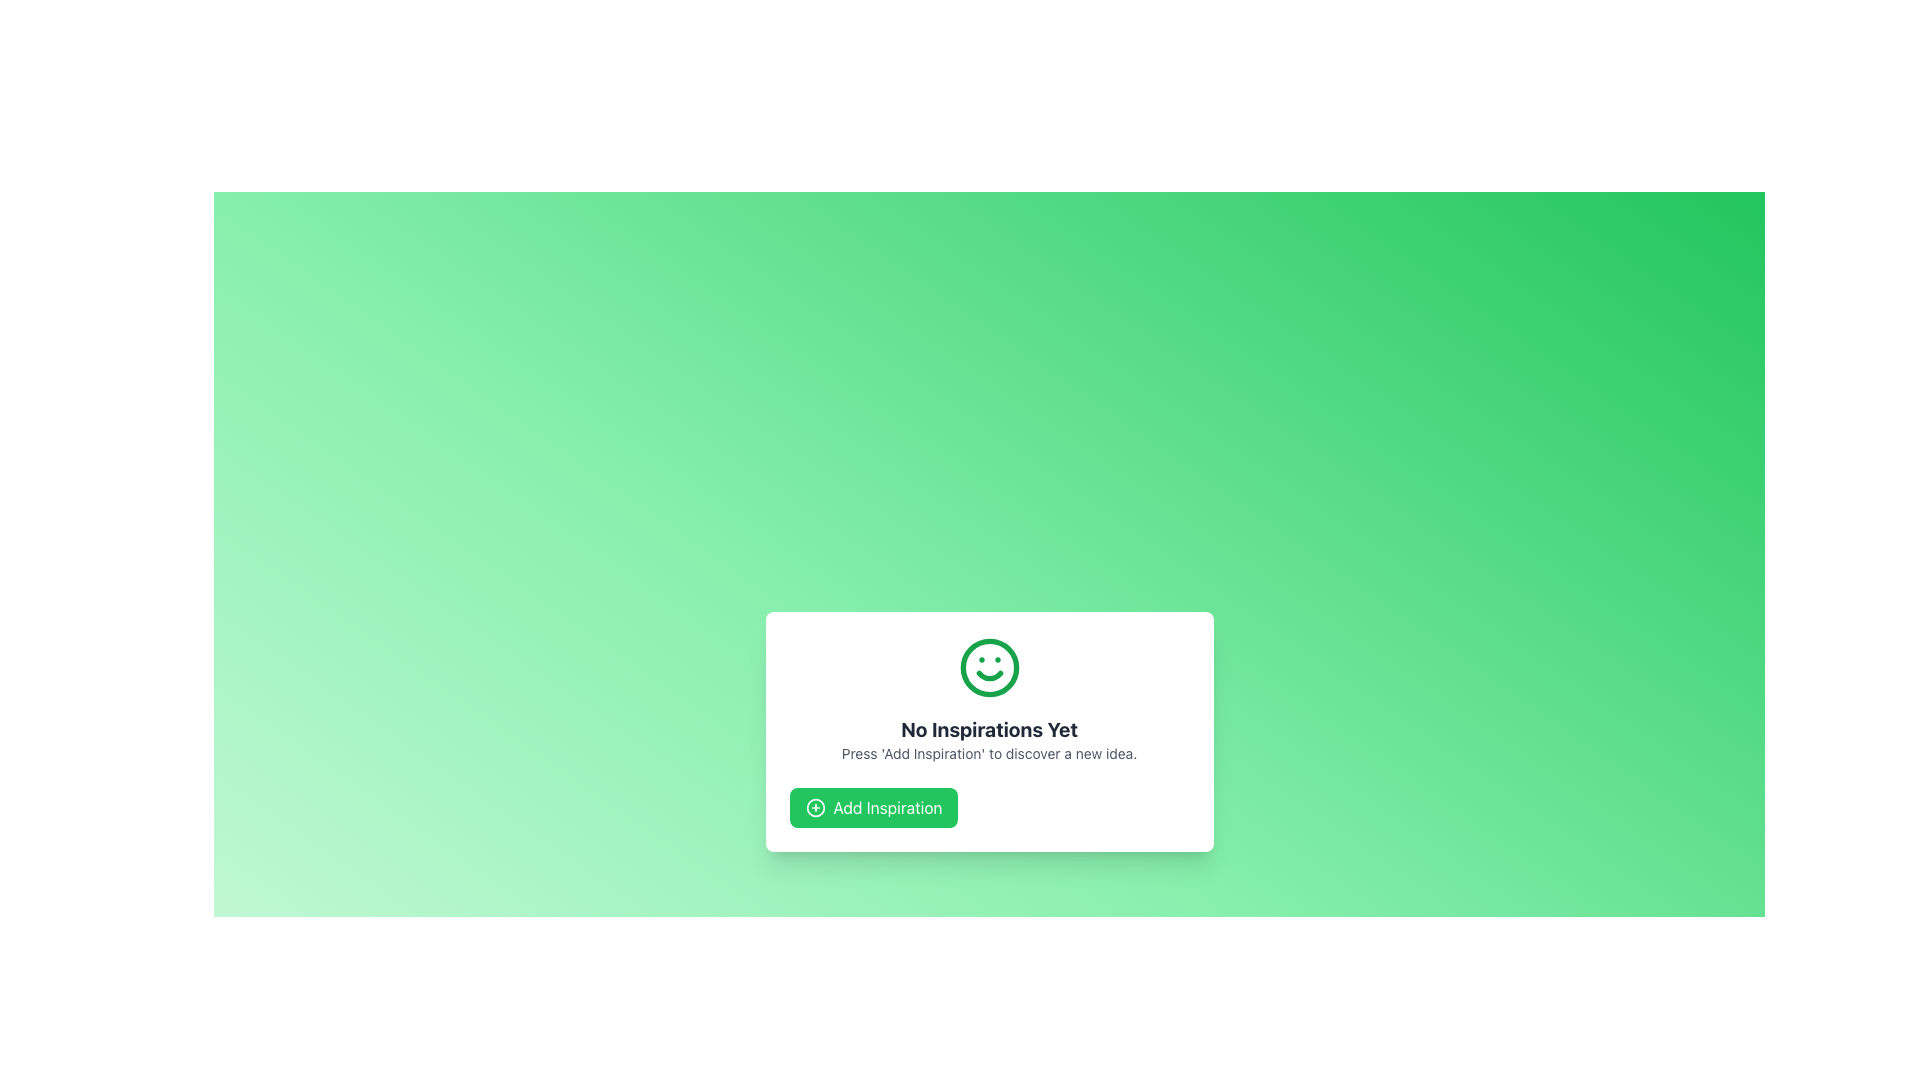 The height and width of the screenshot is (1080, 1920). What do you see at coordinates (989, 667) in the screenshot?
I see `the decorative graphic icon located above the text 'No Inspirations Yet' within the centered card` at bounding box center [989, 667].